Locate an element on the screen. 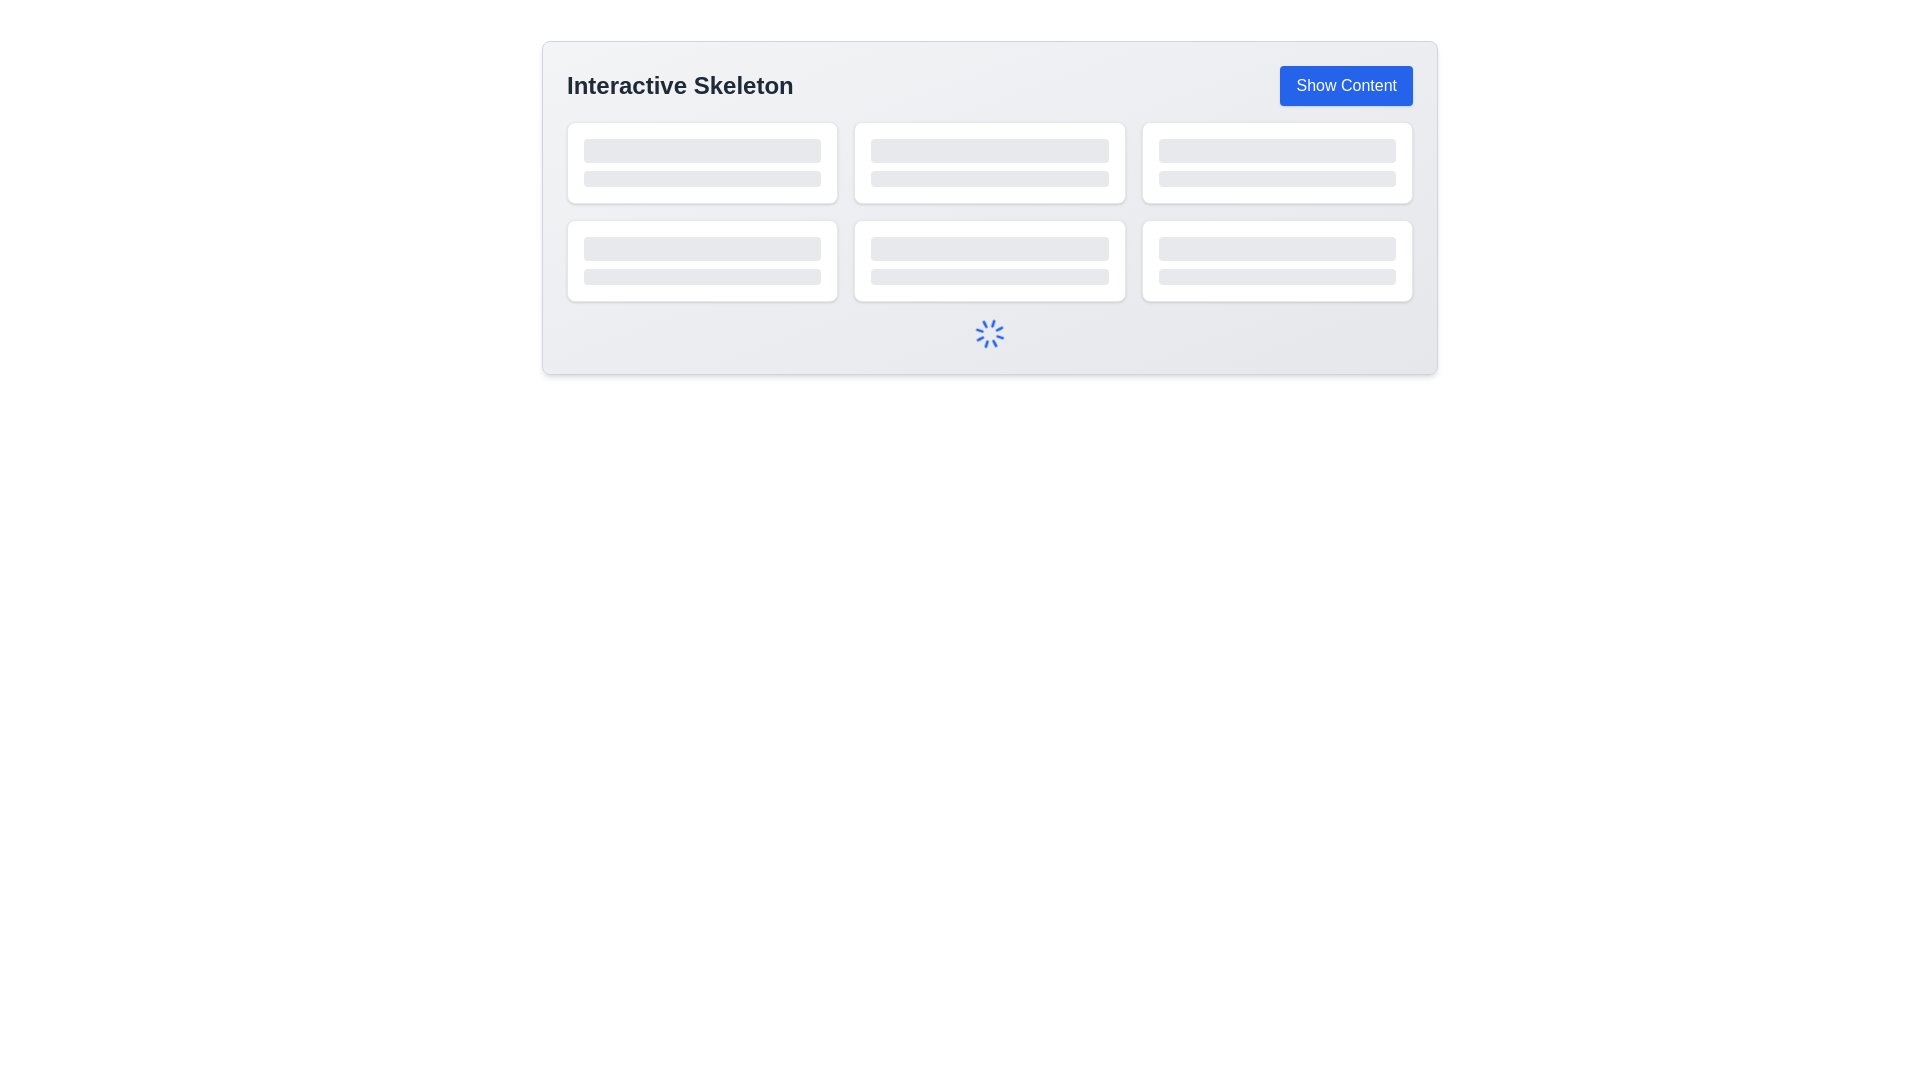 The width and height of the screenshot is (1920, 1080). the 'Show Content' button by tabbing for keyboard navigation support is located at coordinates (1346, 84).